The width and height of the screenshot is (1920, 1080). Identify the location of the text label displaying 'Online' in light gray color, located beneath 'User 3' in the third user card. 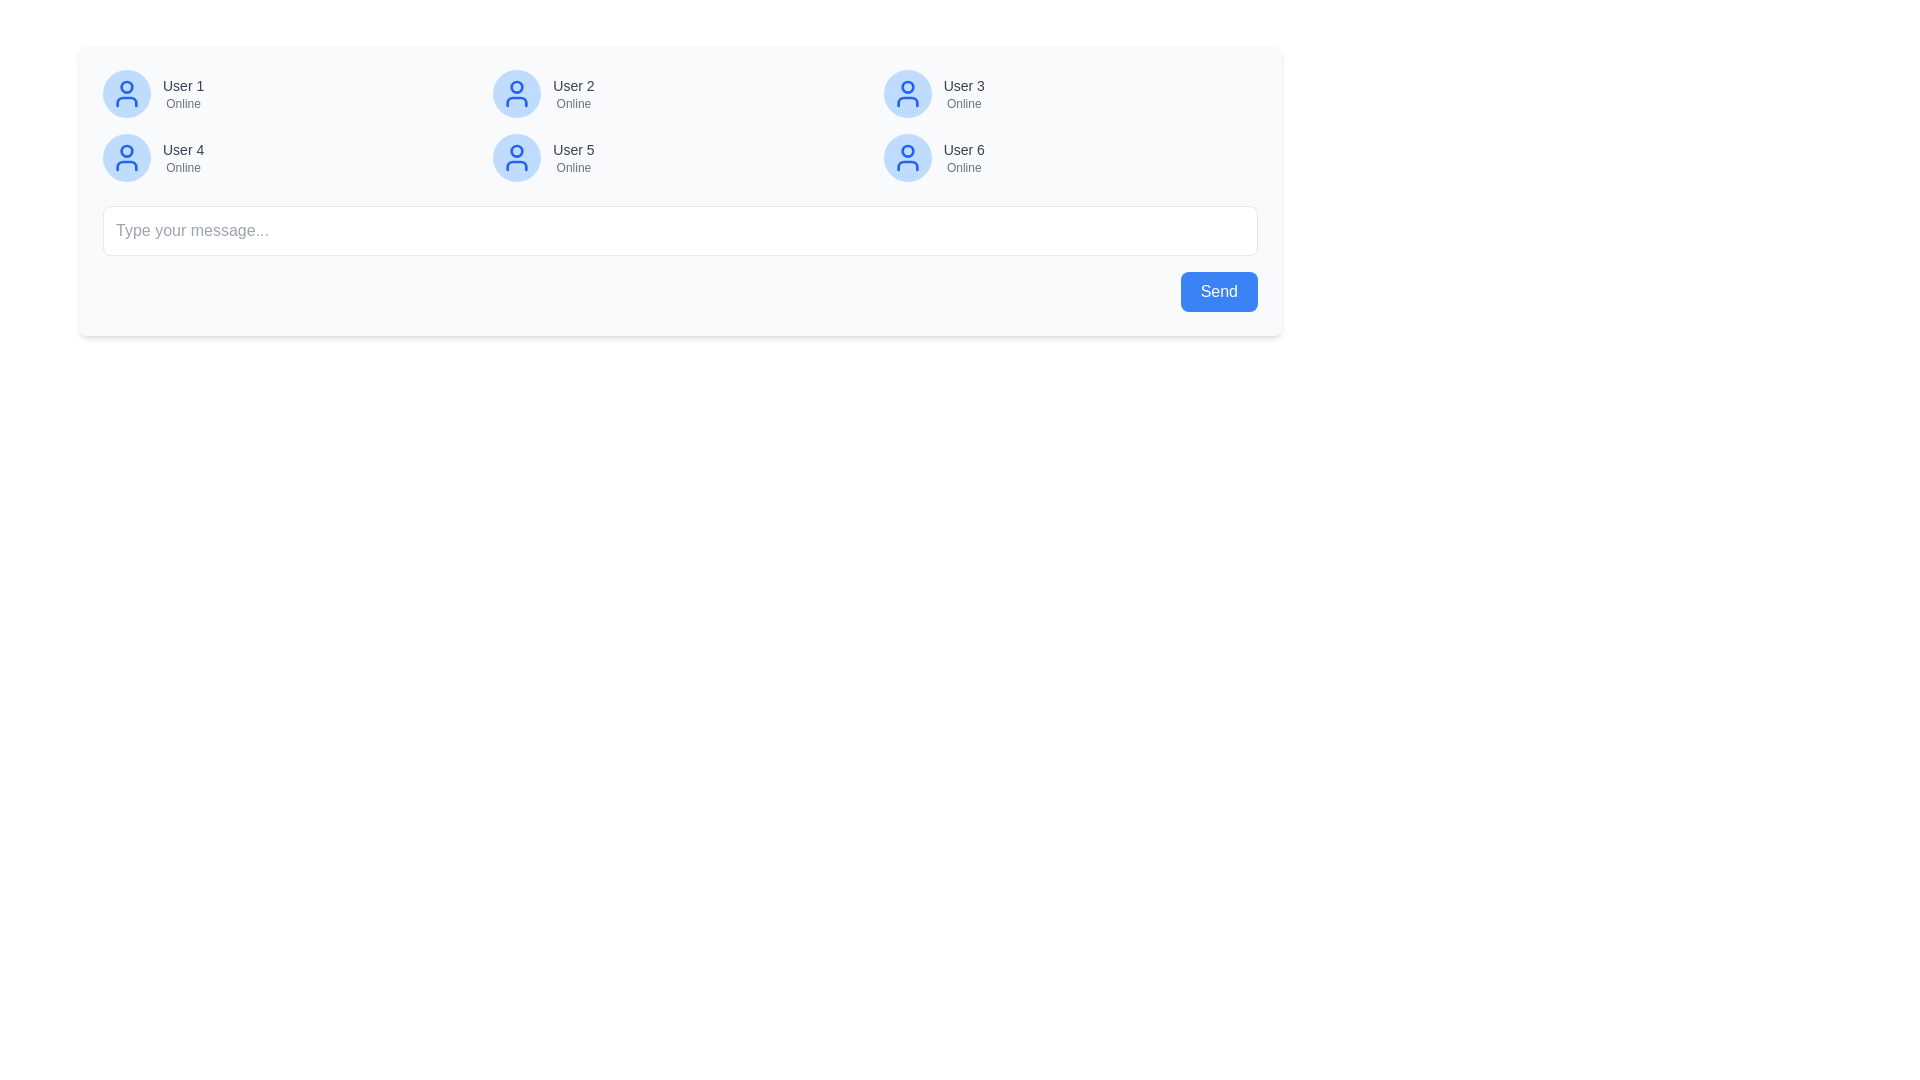
(964, 104).